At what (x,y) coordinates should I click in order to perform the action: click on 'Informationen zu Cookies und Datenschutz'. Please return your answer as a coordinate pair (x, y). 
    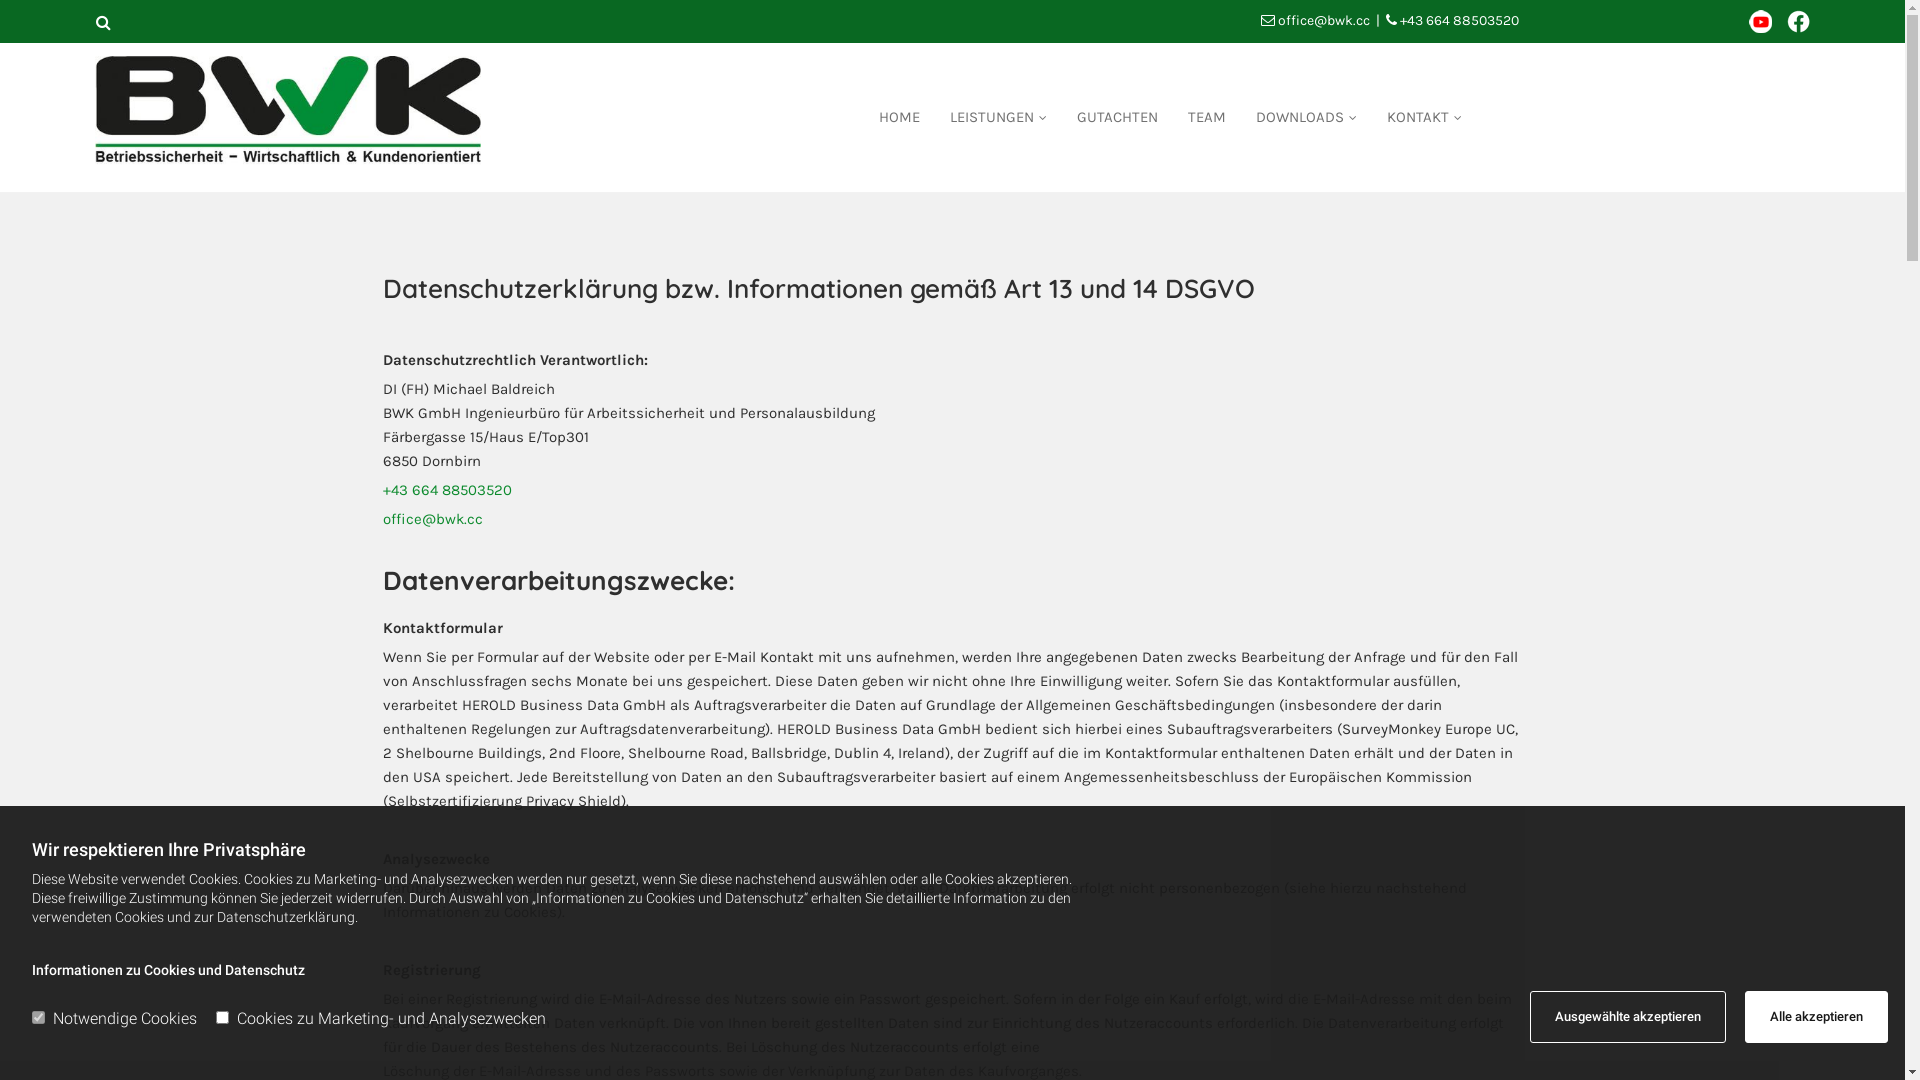
    Looking at the image, I should click on (168, 968).